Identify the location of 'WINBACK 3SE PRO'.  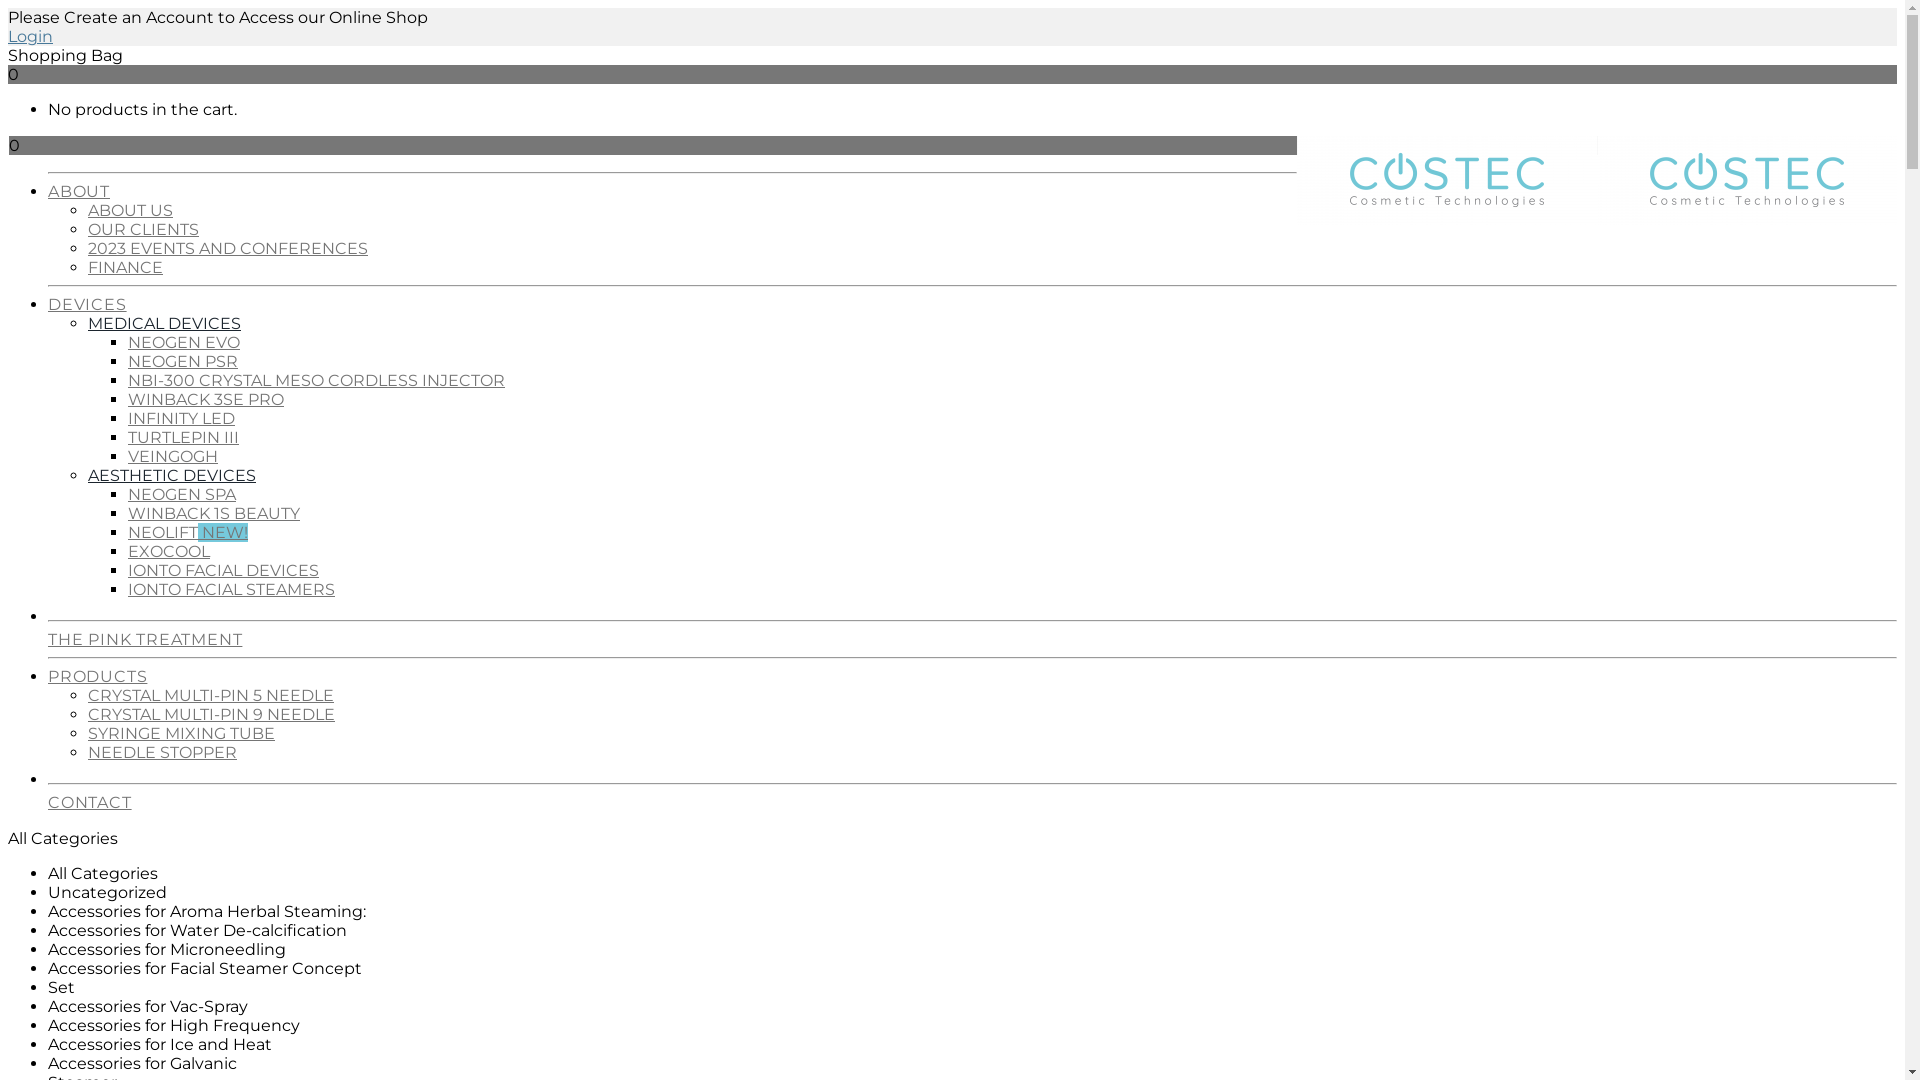
(206, 399).